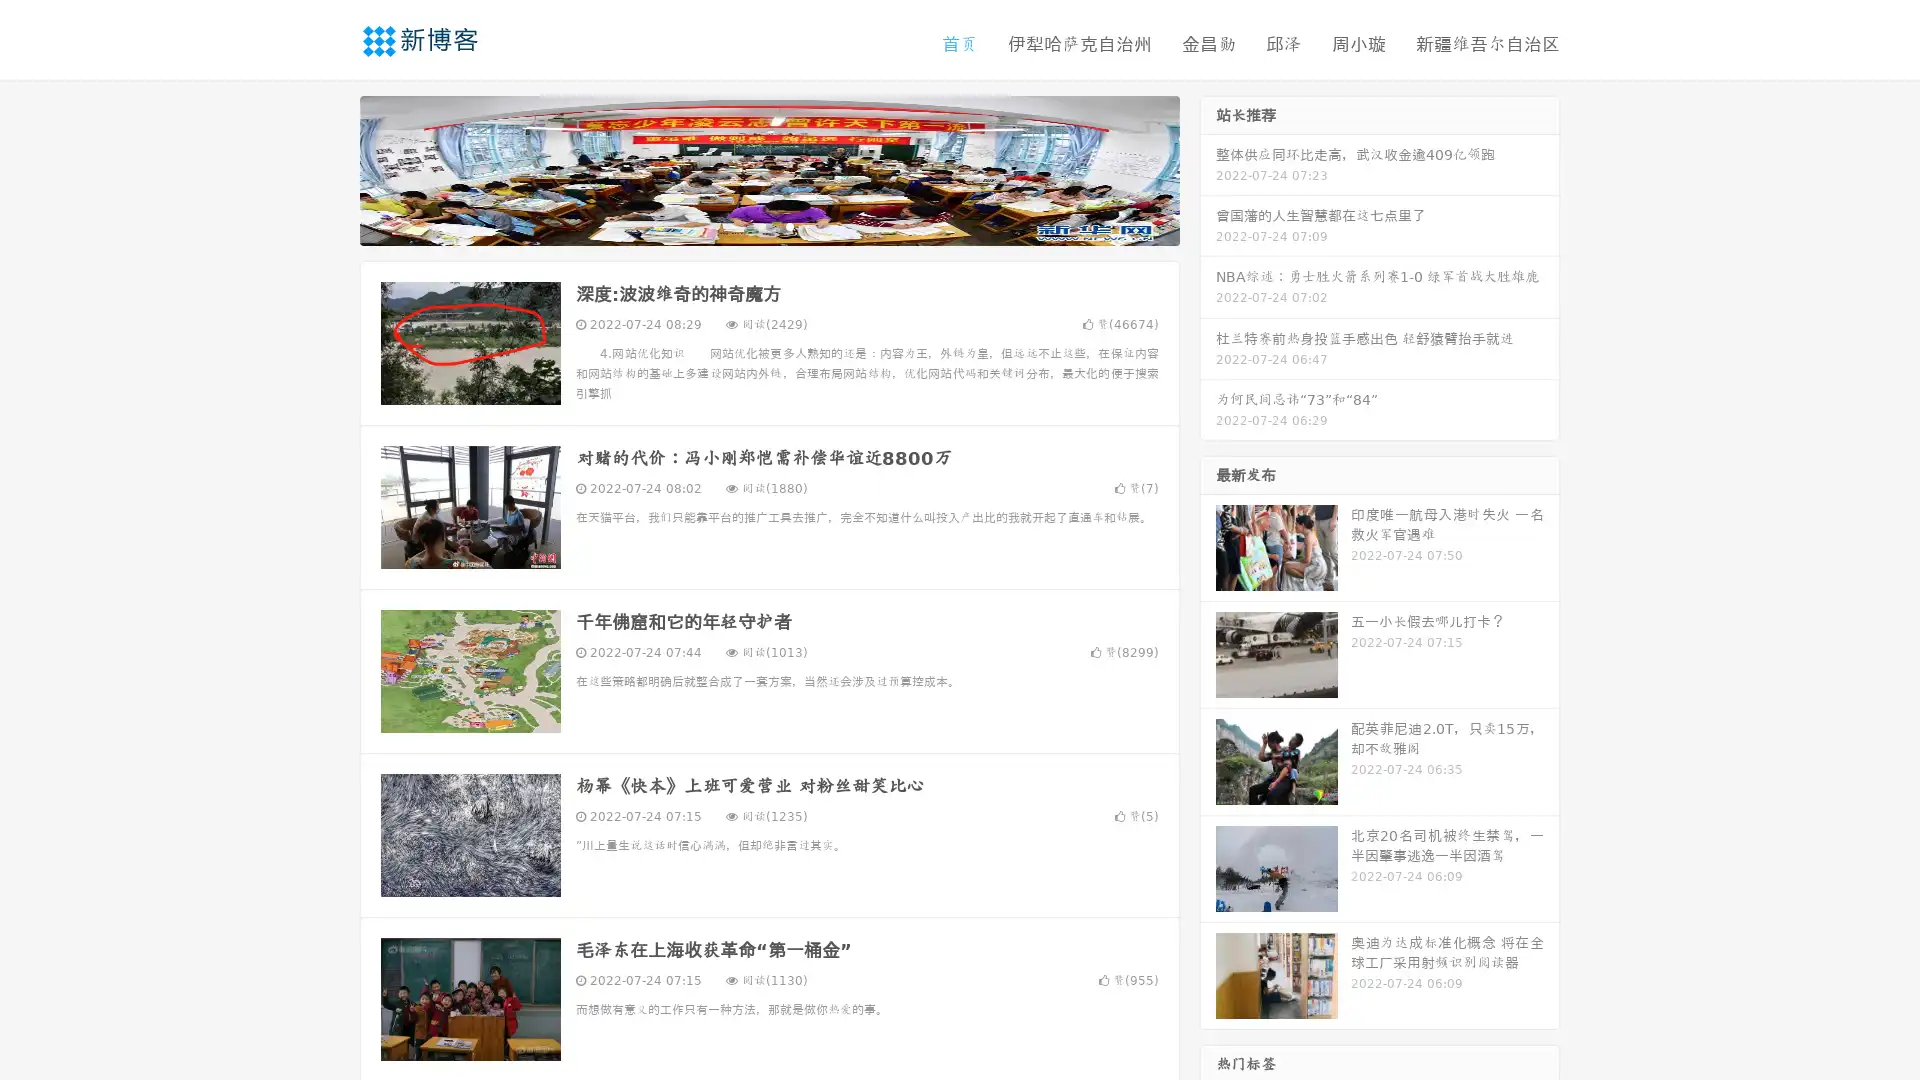 Image resolution: width=1920 pixels, height=1080 pixels. What do you see at coordinates (1208, 168) in the screenshot?
I see `Next slide` at bounding box center [1208, 168].